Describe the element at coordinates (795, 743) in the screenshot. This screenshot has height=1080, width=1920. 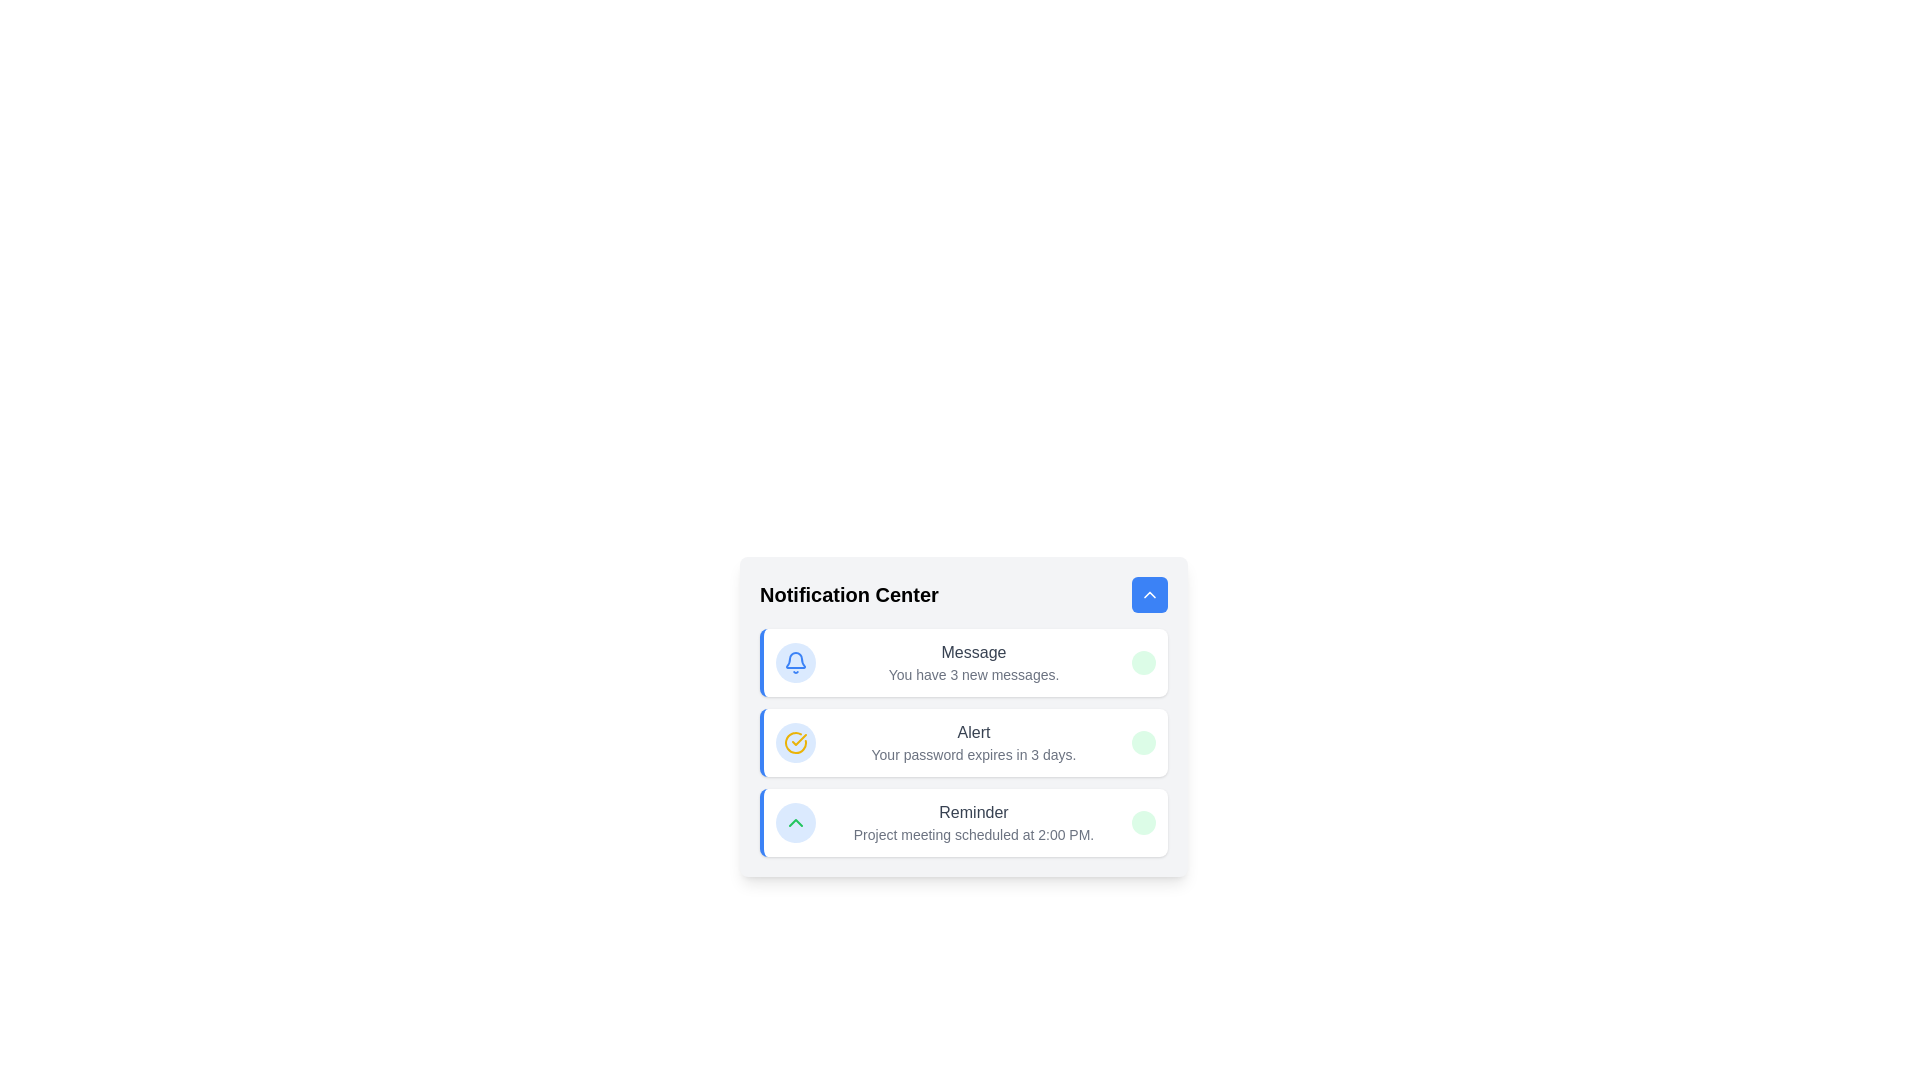
I see `the status confirmation icon located inside the 'Alert' notification card, positioned to the left of the 'Alert' title and the message 'Your password expires in 3 days.'` at that location.